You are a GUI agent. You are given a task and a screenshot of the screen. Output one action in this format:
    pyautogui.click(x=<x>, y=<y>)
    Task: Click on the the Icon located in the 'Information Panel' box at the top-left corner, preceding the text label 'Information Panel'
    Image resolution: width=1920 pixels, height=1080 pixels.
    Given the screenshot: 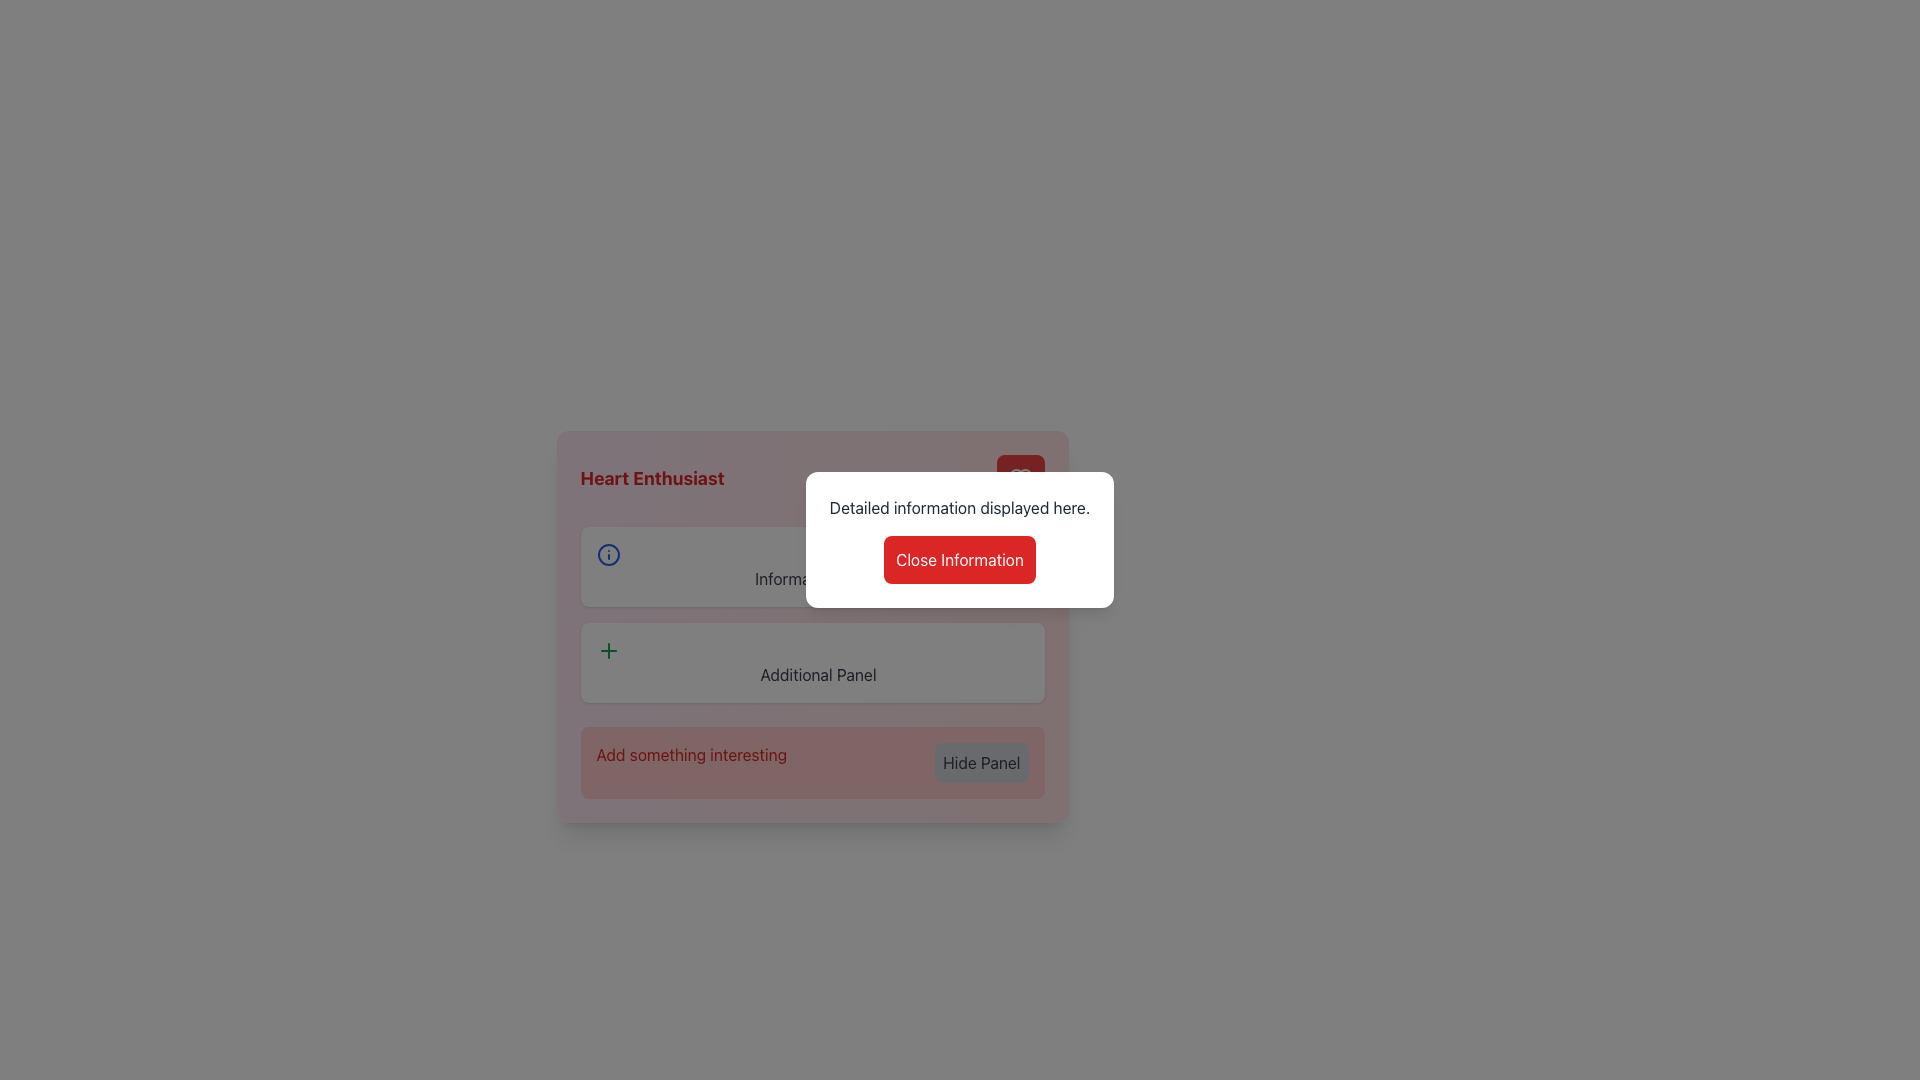 What is the action you would take?
    pyautogui.click(x=607, y=555)
    